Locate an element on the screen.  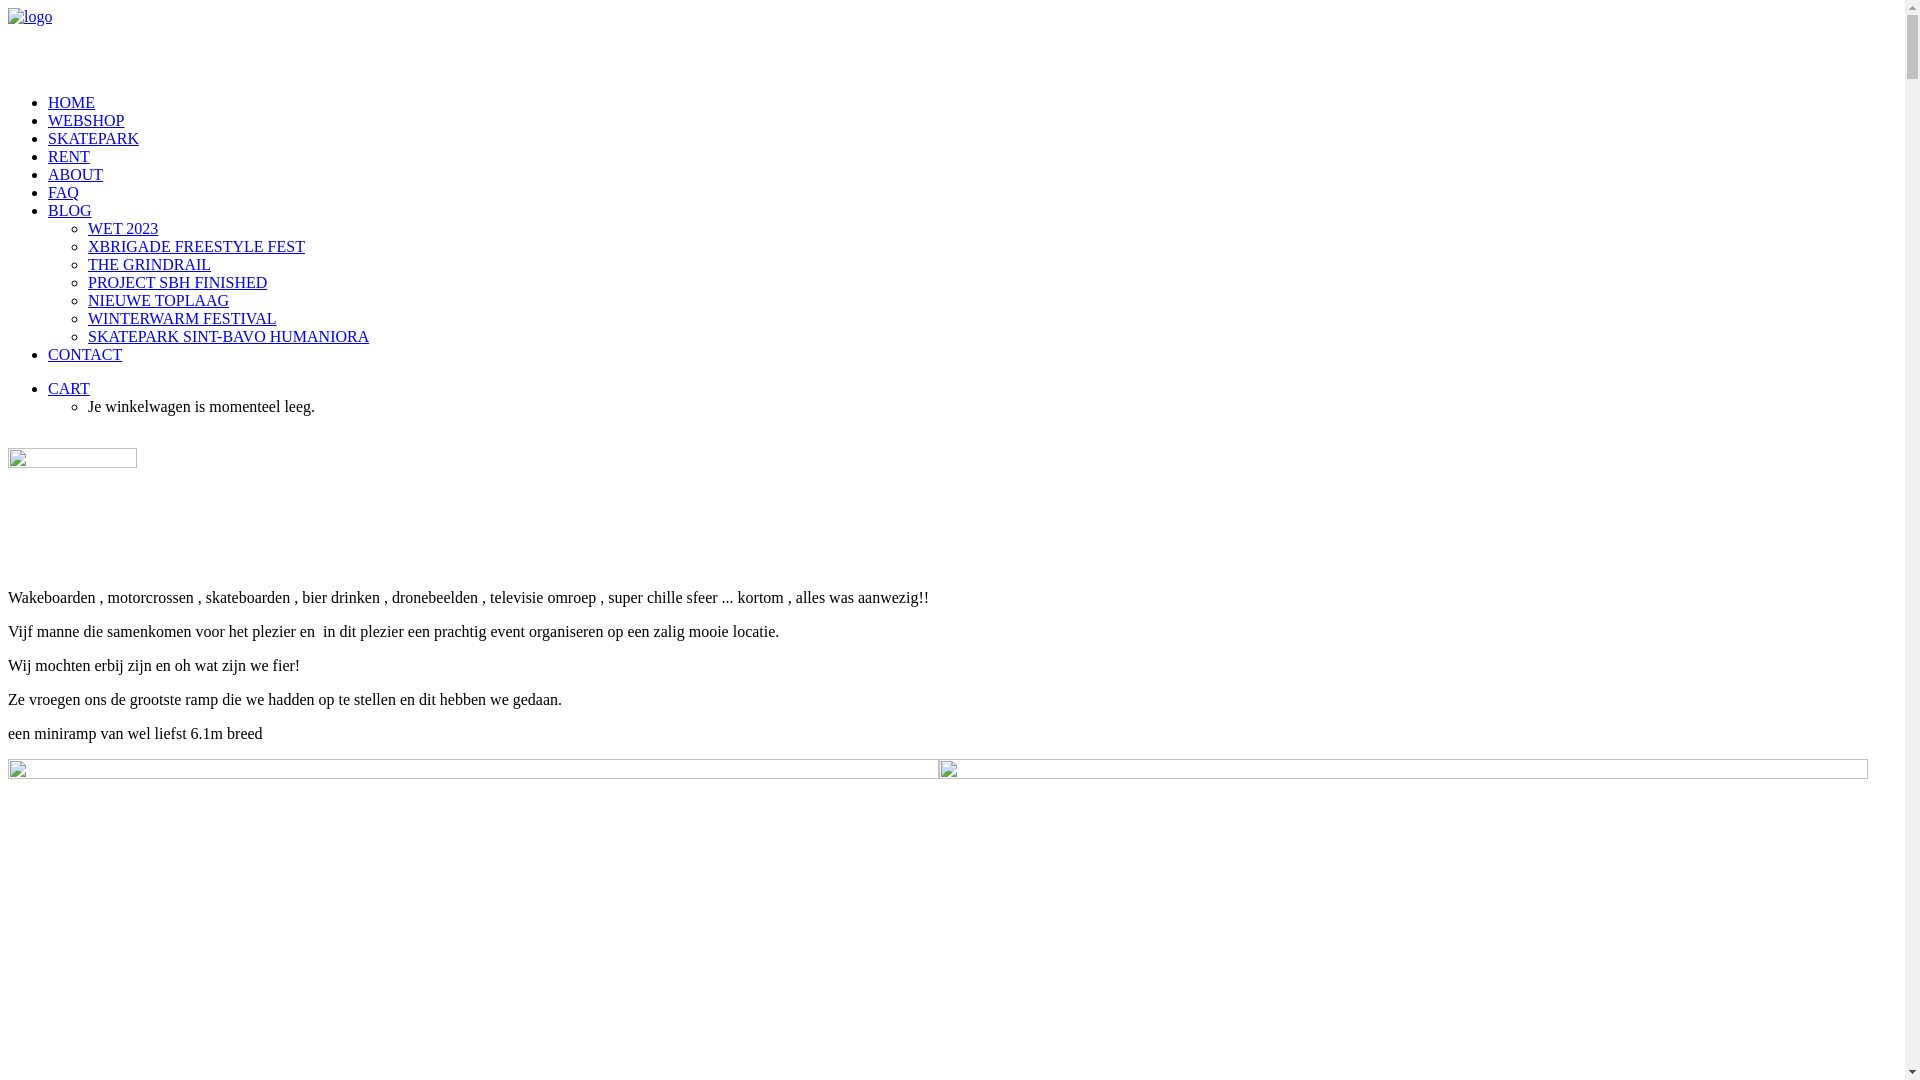
'WINTERWARM FESTIVAL' is located at coordinates (992, 318).